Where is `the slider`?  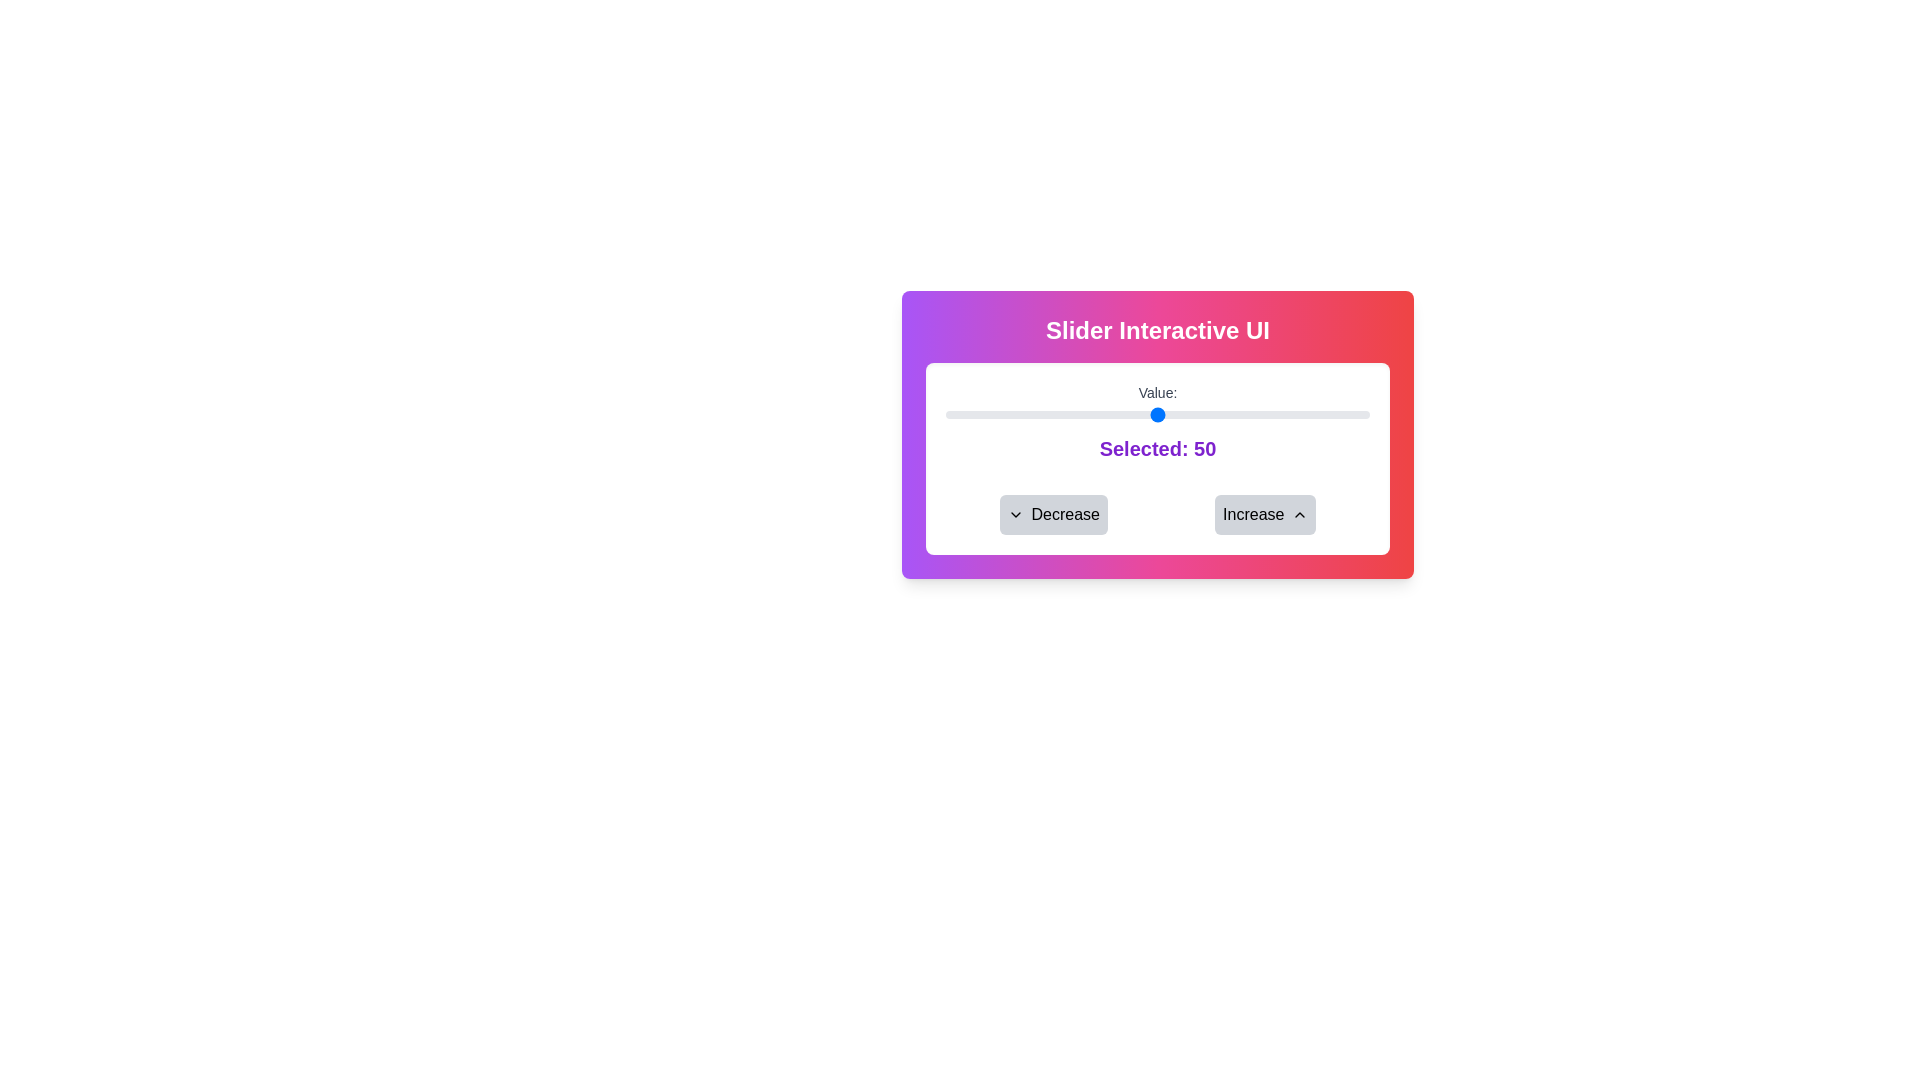
the slider is located at coordinates (1005, 414).